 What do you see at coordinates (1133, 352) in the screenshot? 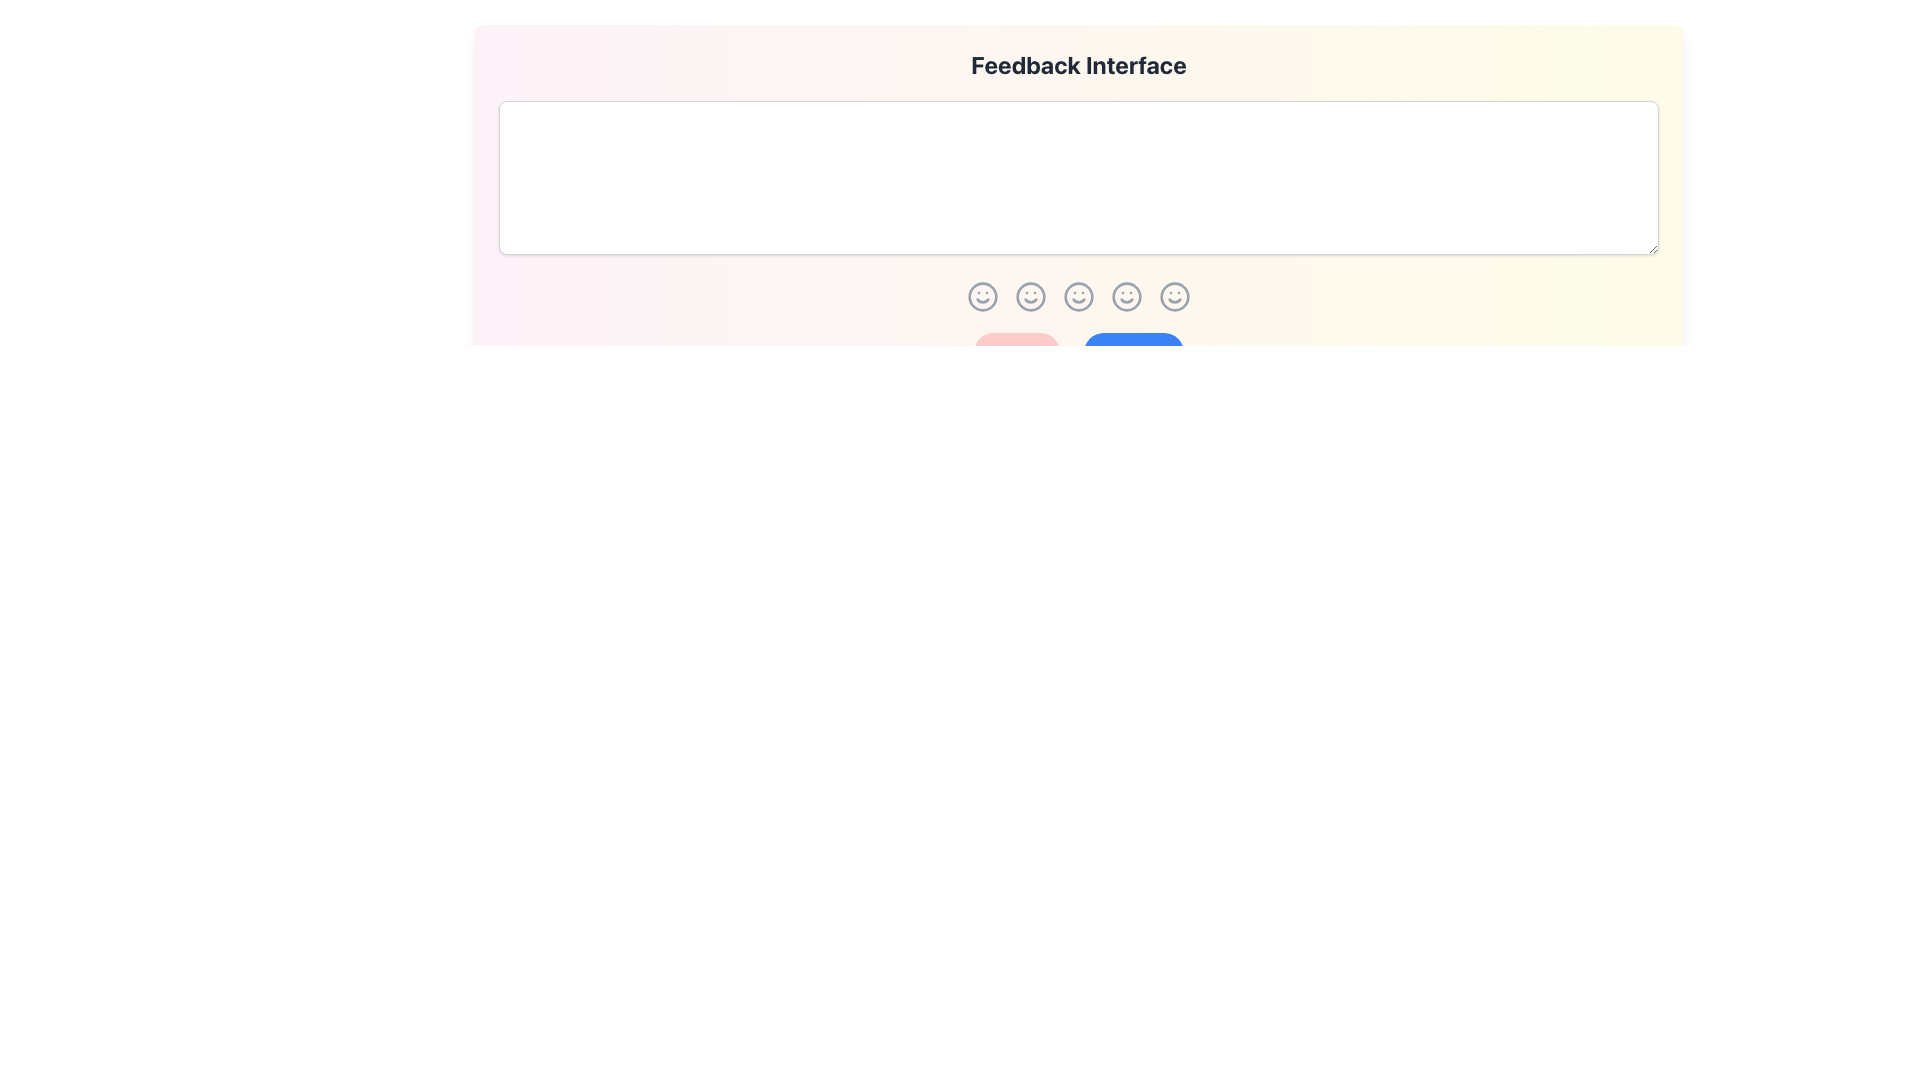
I see `the blue 'Submit' button with rounded edges` at bounding box center [1133, 352].